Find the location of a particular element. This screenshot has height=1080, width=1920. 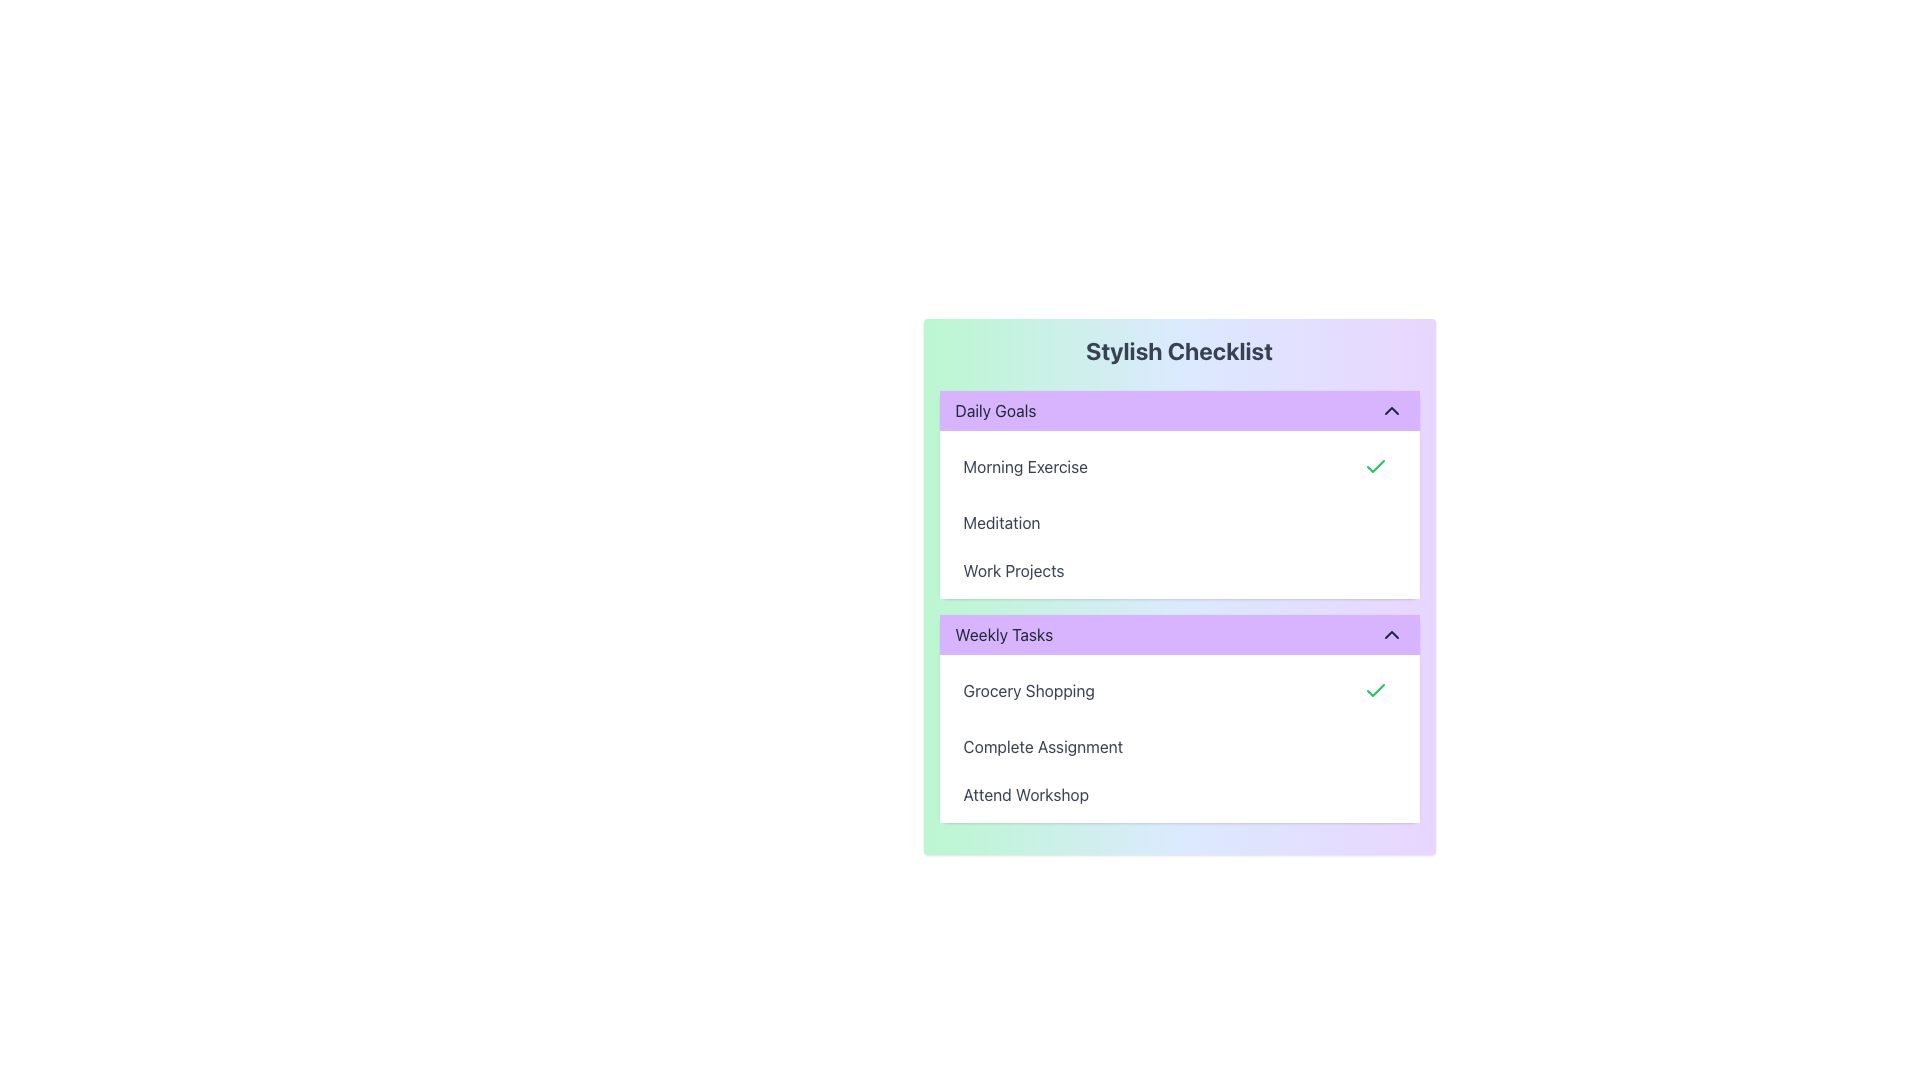

the 'Daily Goals' text element, which is displayed in a medium-sized font on a light purple background, located at the top-left of its section is located at coordinates (995, 410).